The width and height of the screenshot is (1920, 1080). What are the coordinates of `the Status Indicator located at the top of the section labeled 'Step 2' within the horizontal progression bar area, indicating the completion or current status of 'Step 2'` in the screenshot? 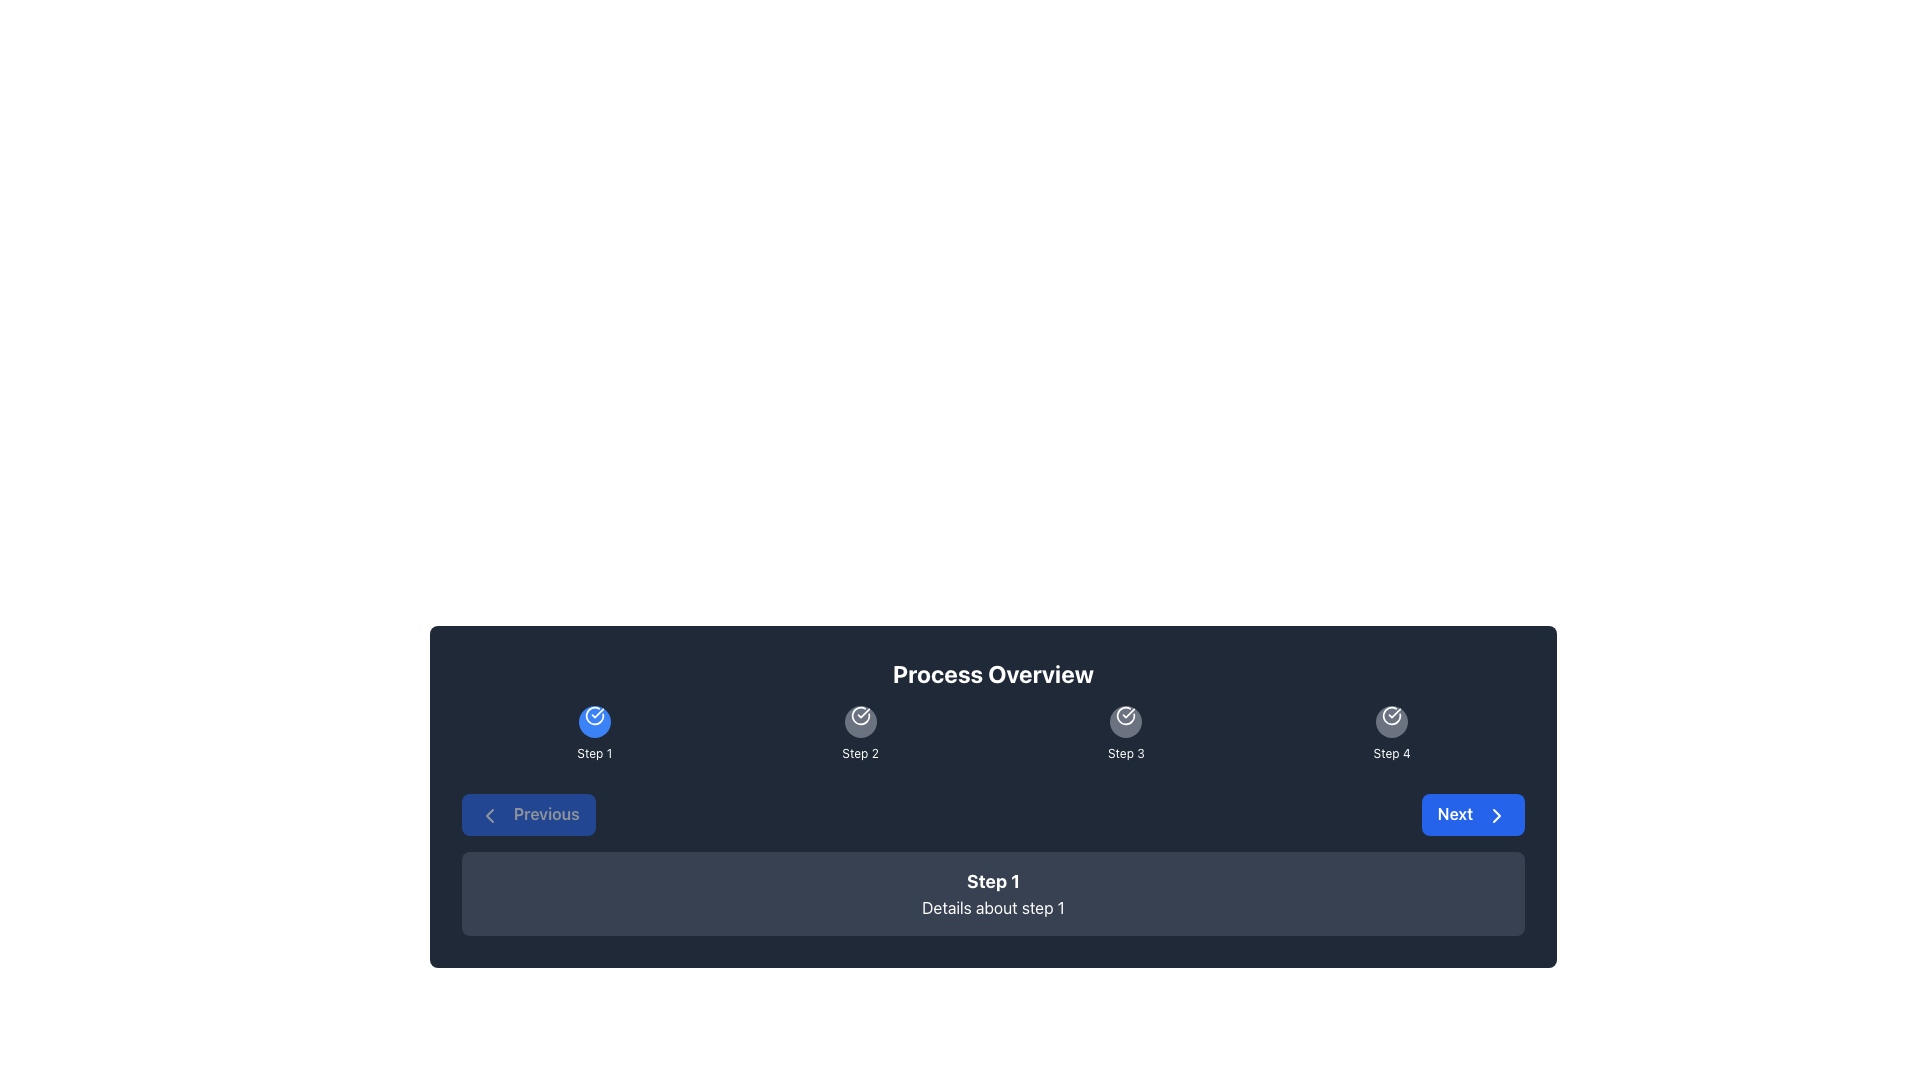 It's located at (860, 721).